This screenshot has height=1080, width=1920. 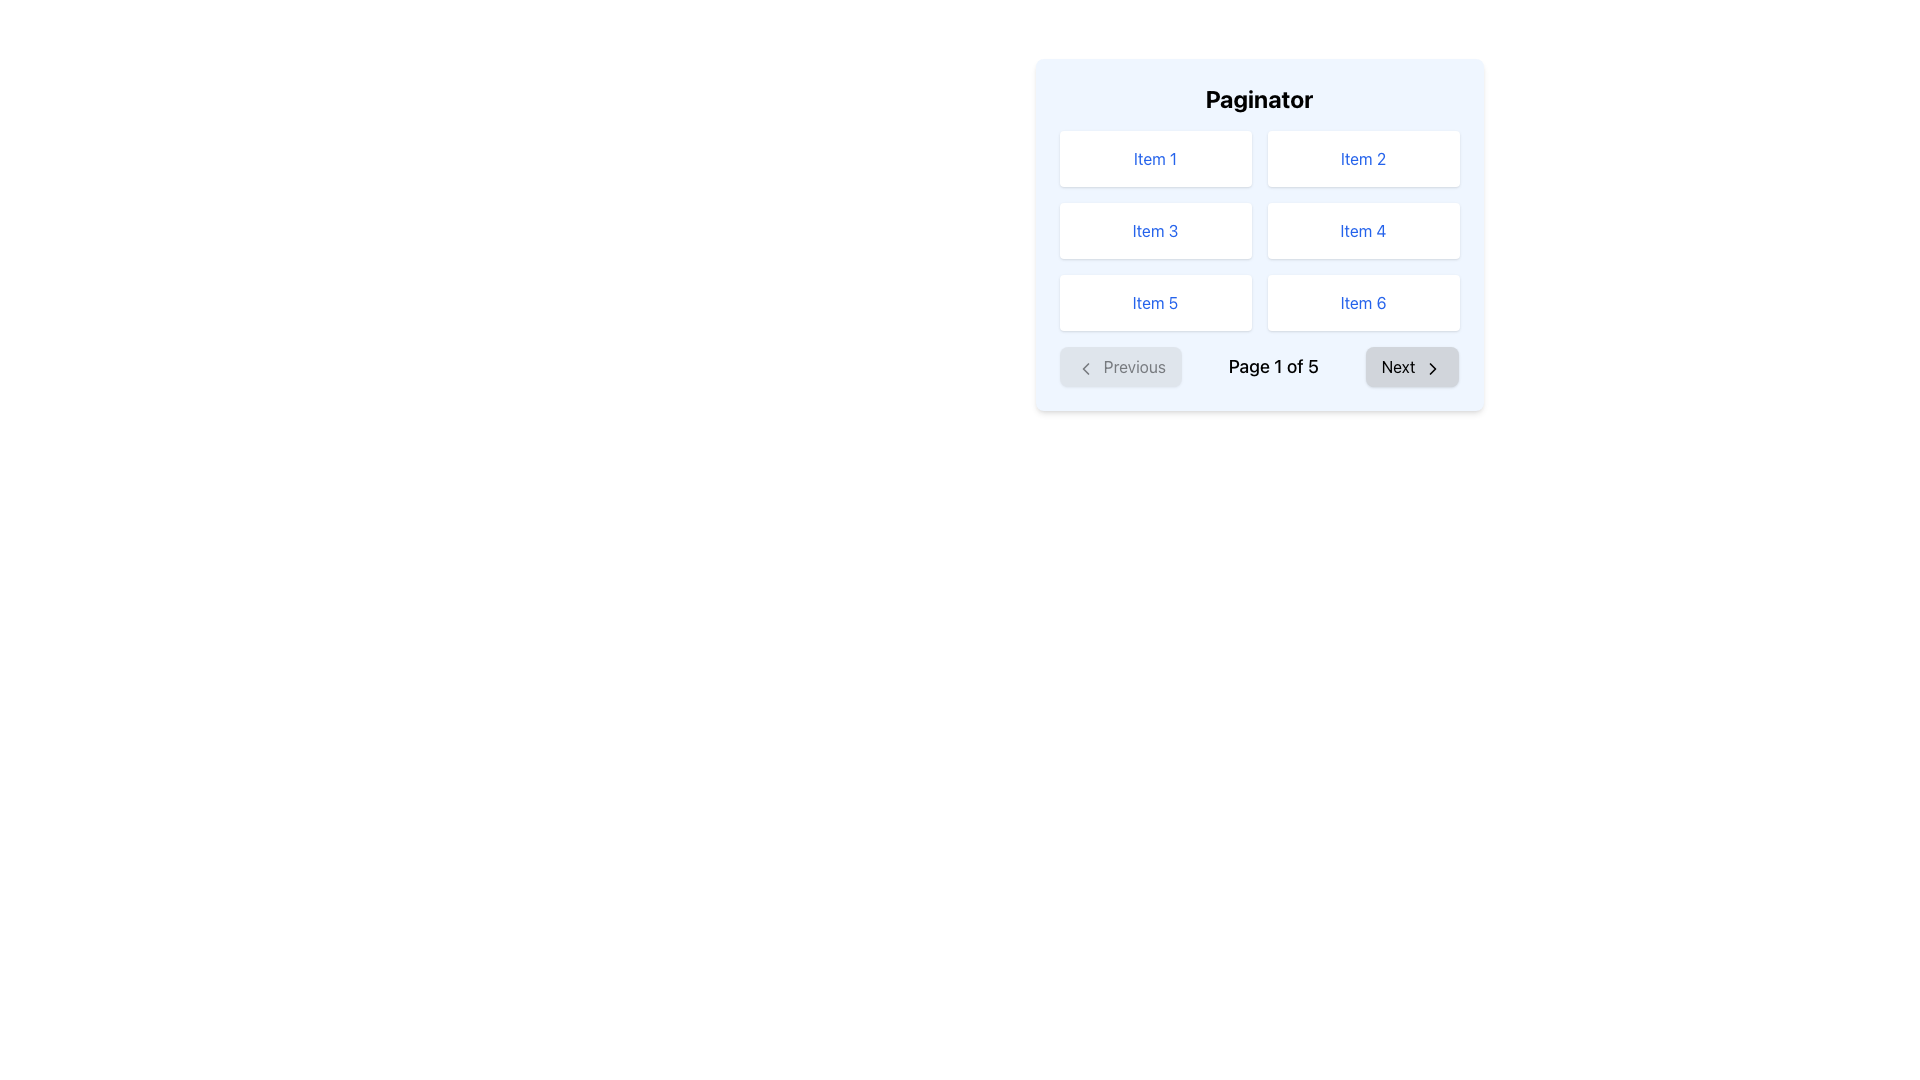 What do you see at coordinates (1084, 368) in the screenshot?
I see `the left-pointing chevron icon that indicates the action of going to the previous set of items in the paginator, which is part of the 'Previous' button` at bounding box center [1084, 368].